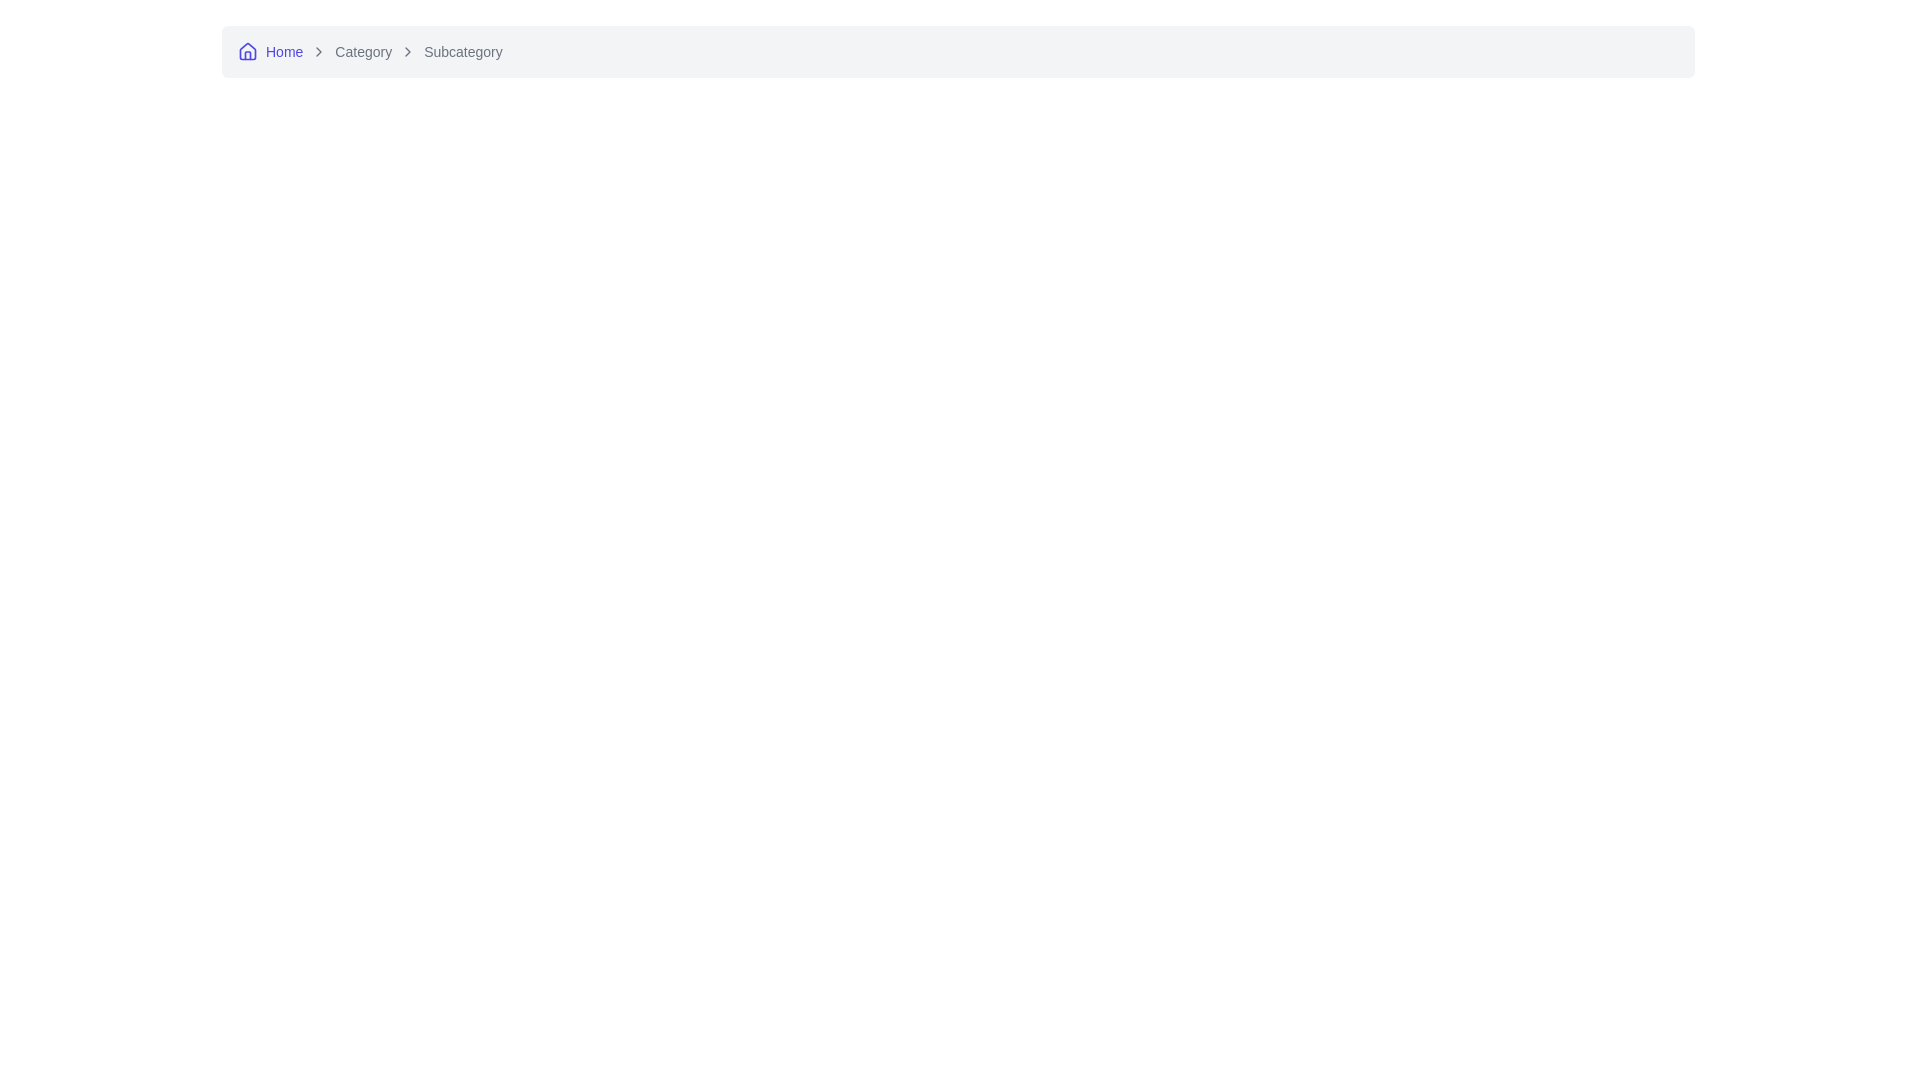 The image size is (1920, 1080). Describe the element at coordinates (247, 50) in the screenshot. I see `the house-shaped icon representing the 'Home' function in the breadcrumb navigation bar, located at the top left of the interface` at that location.